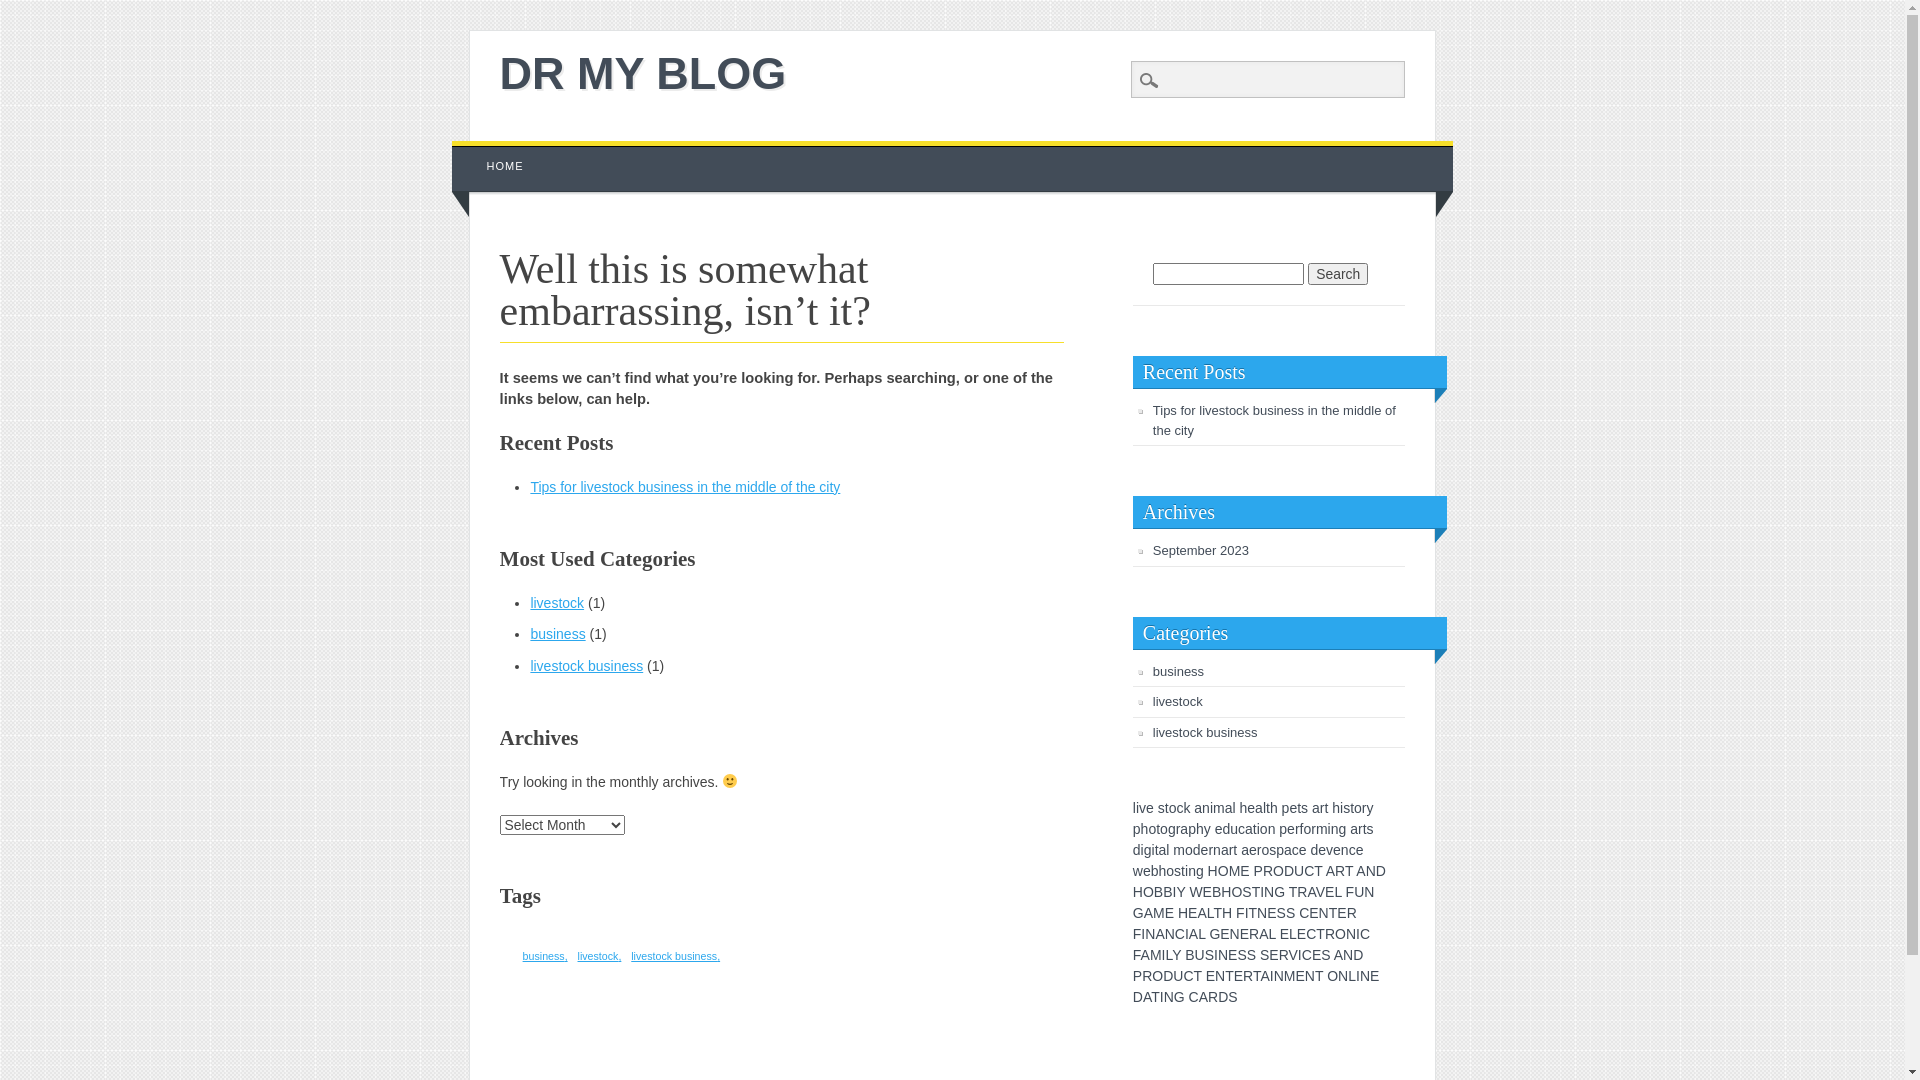 The image size is (1920, 1080). I want to click on 'f', so click(1300, 829).